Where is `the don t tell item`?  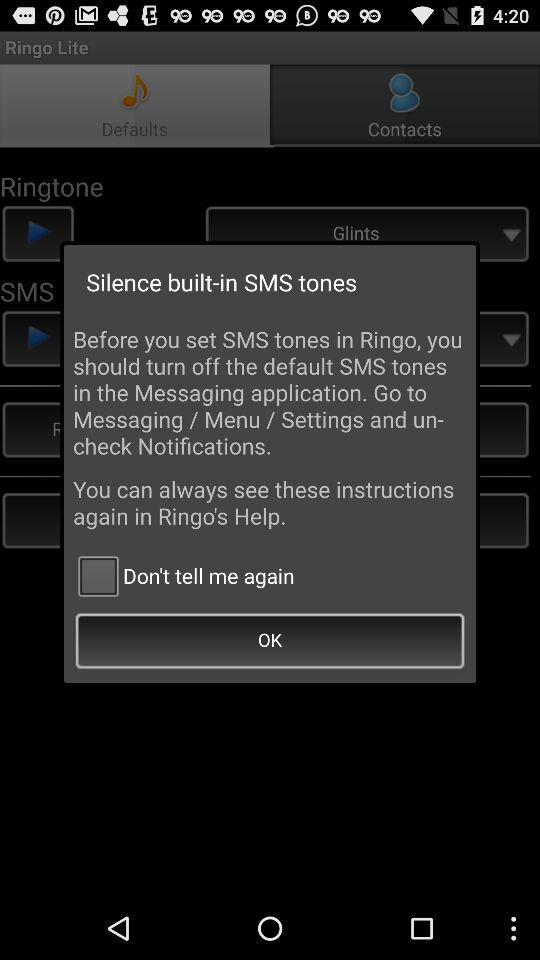
the don t tell item is located at coordinates (183, 575).